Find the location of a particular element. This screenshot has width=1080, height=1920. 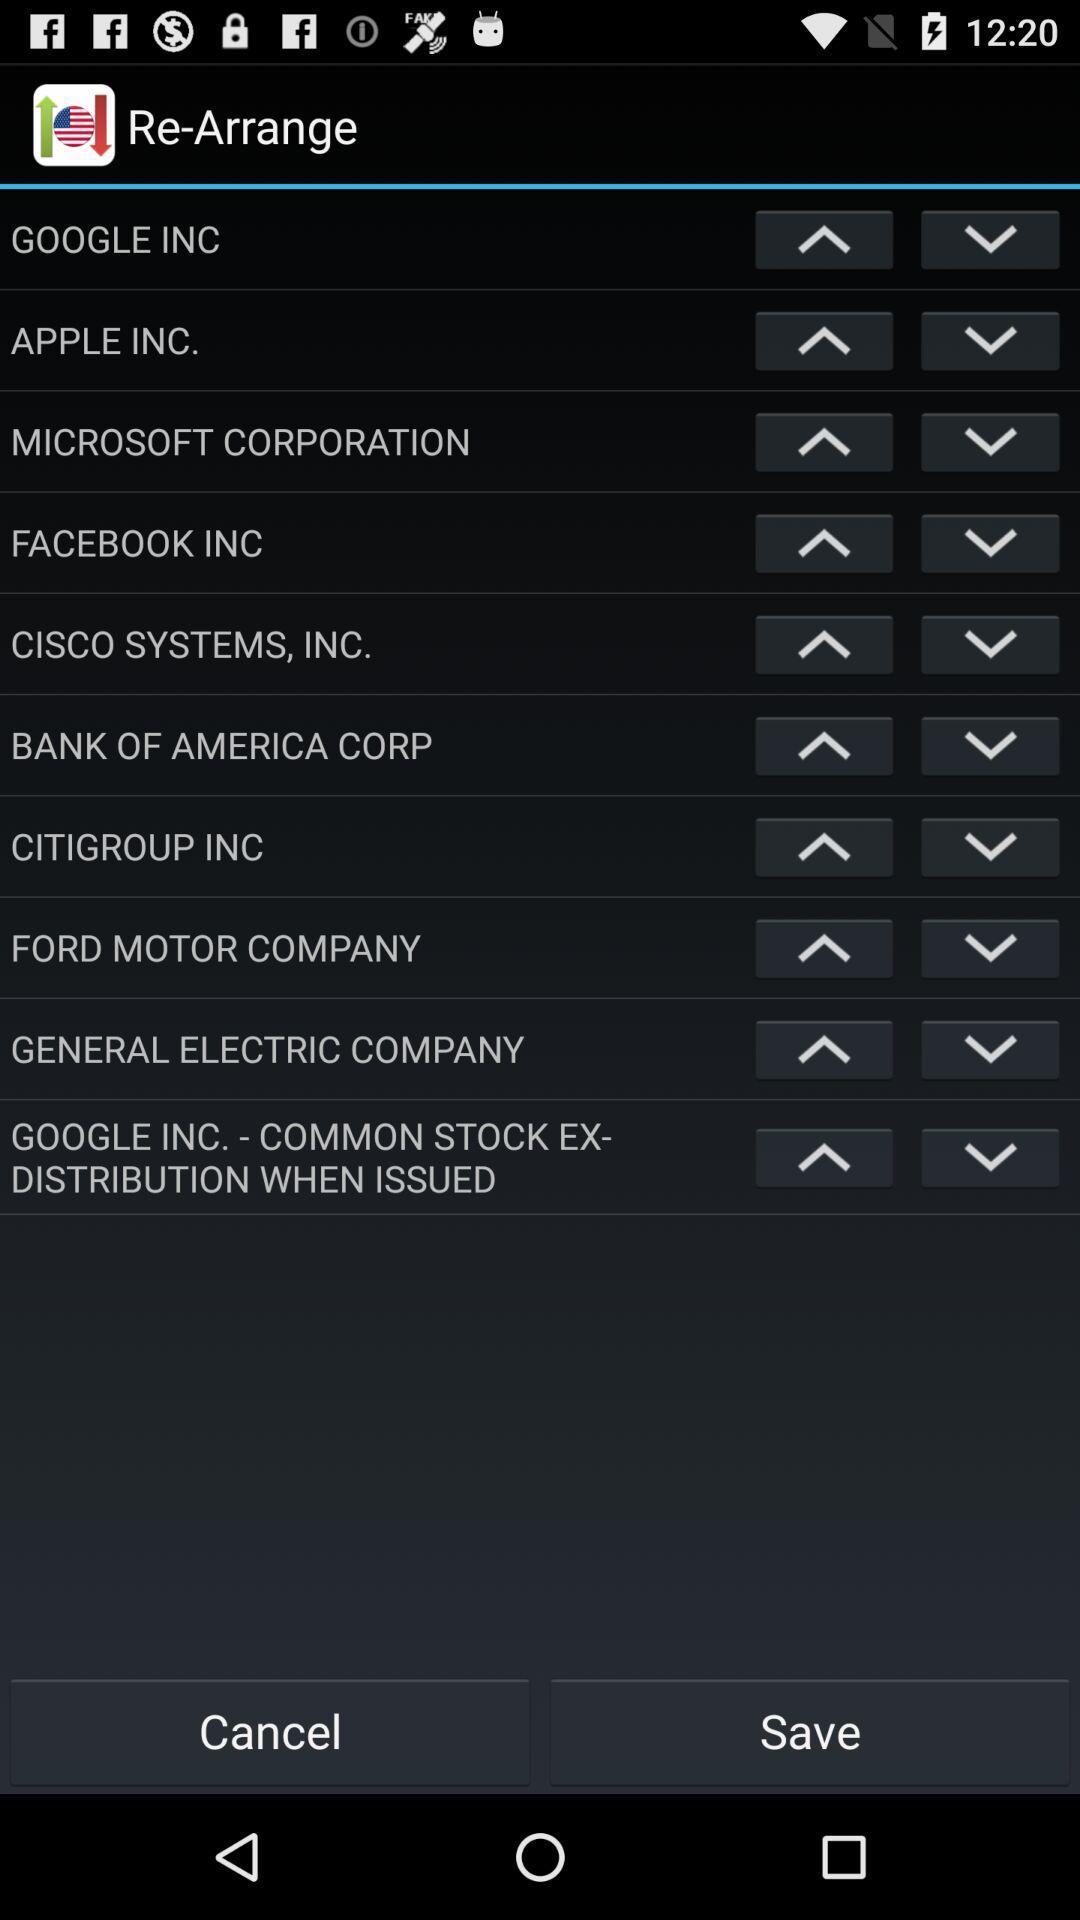

move item up is located at coordinates (824, 238).